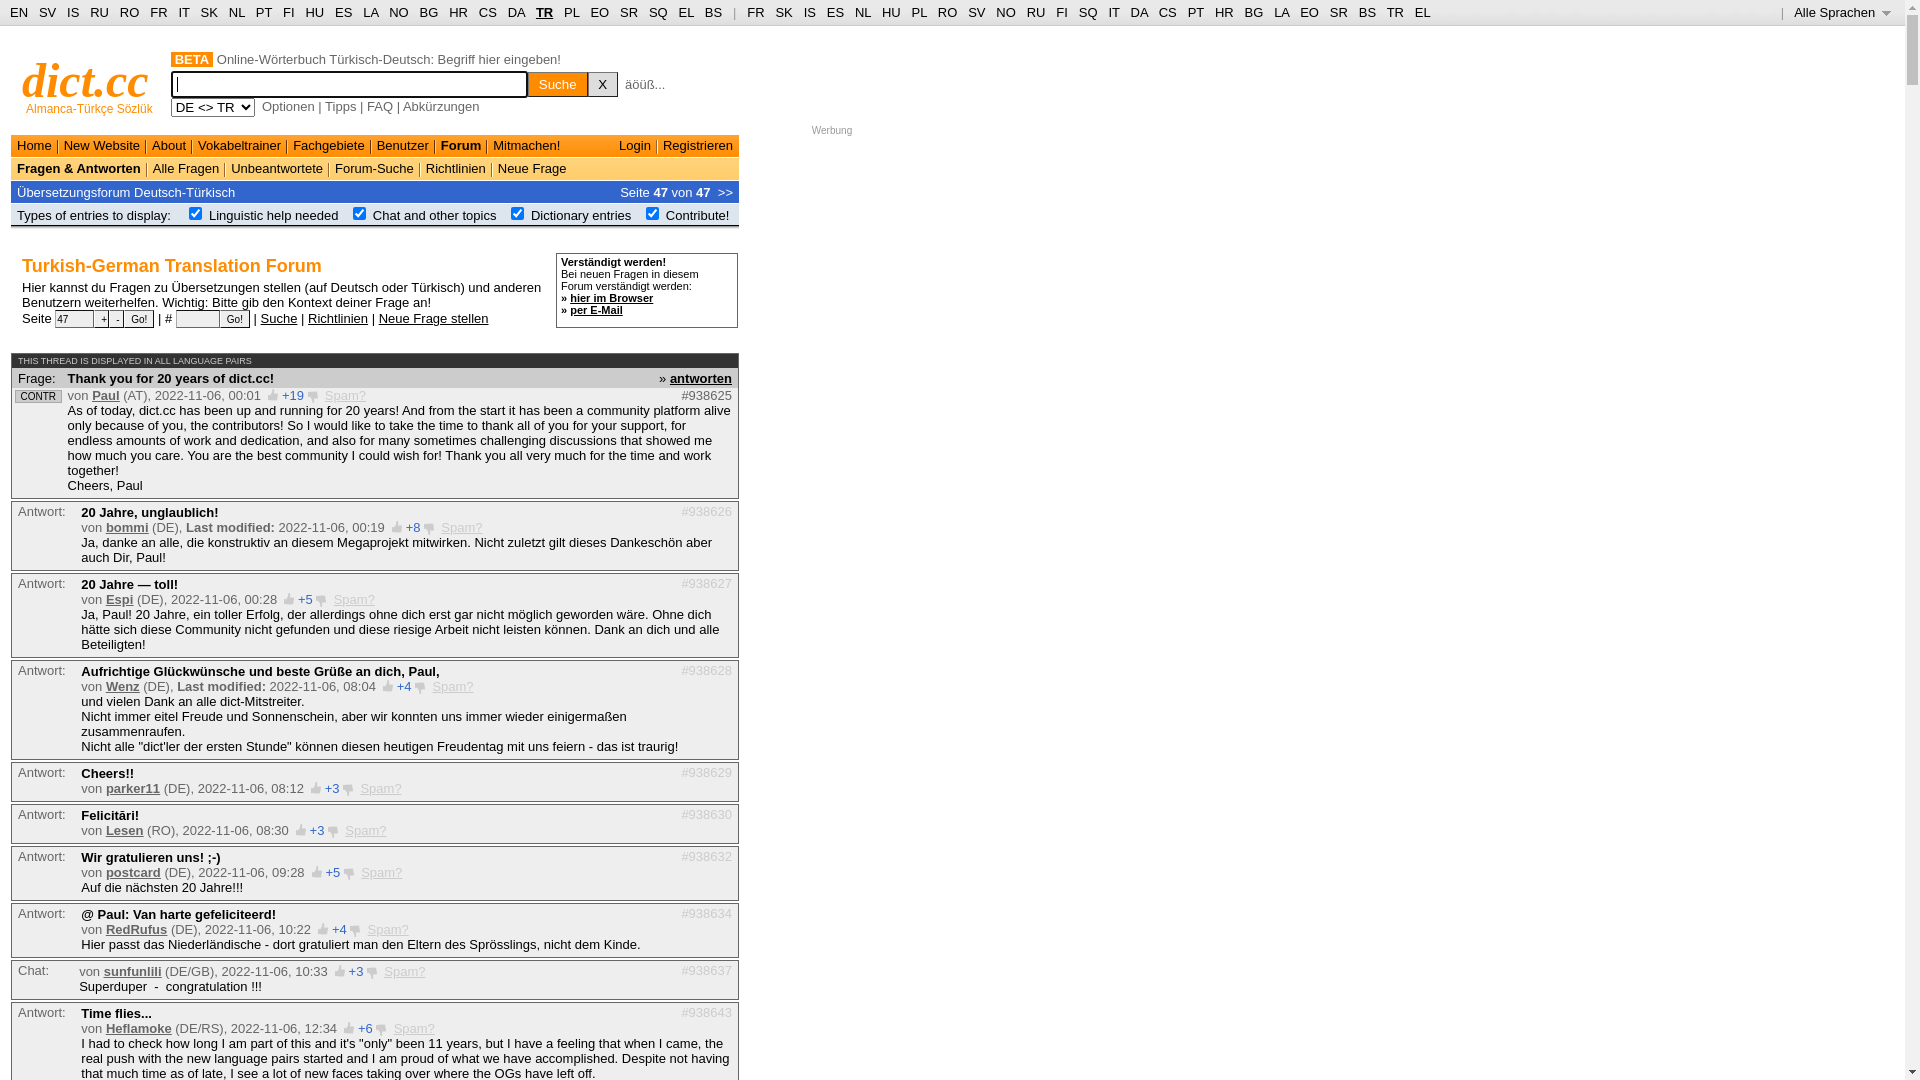 The width and height of the screenshot is (1920, 1080). I want to click on '+6', so click(365, 1028).